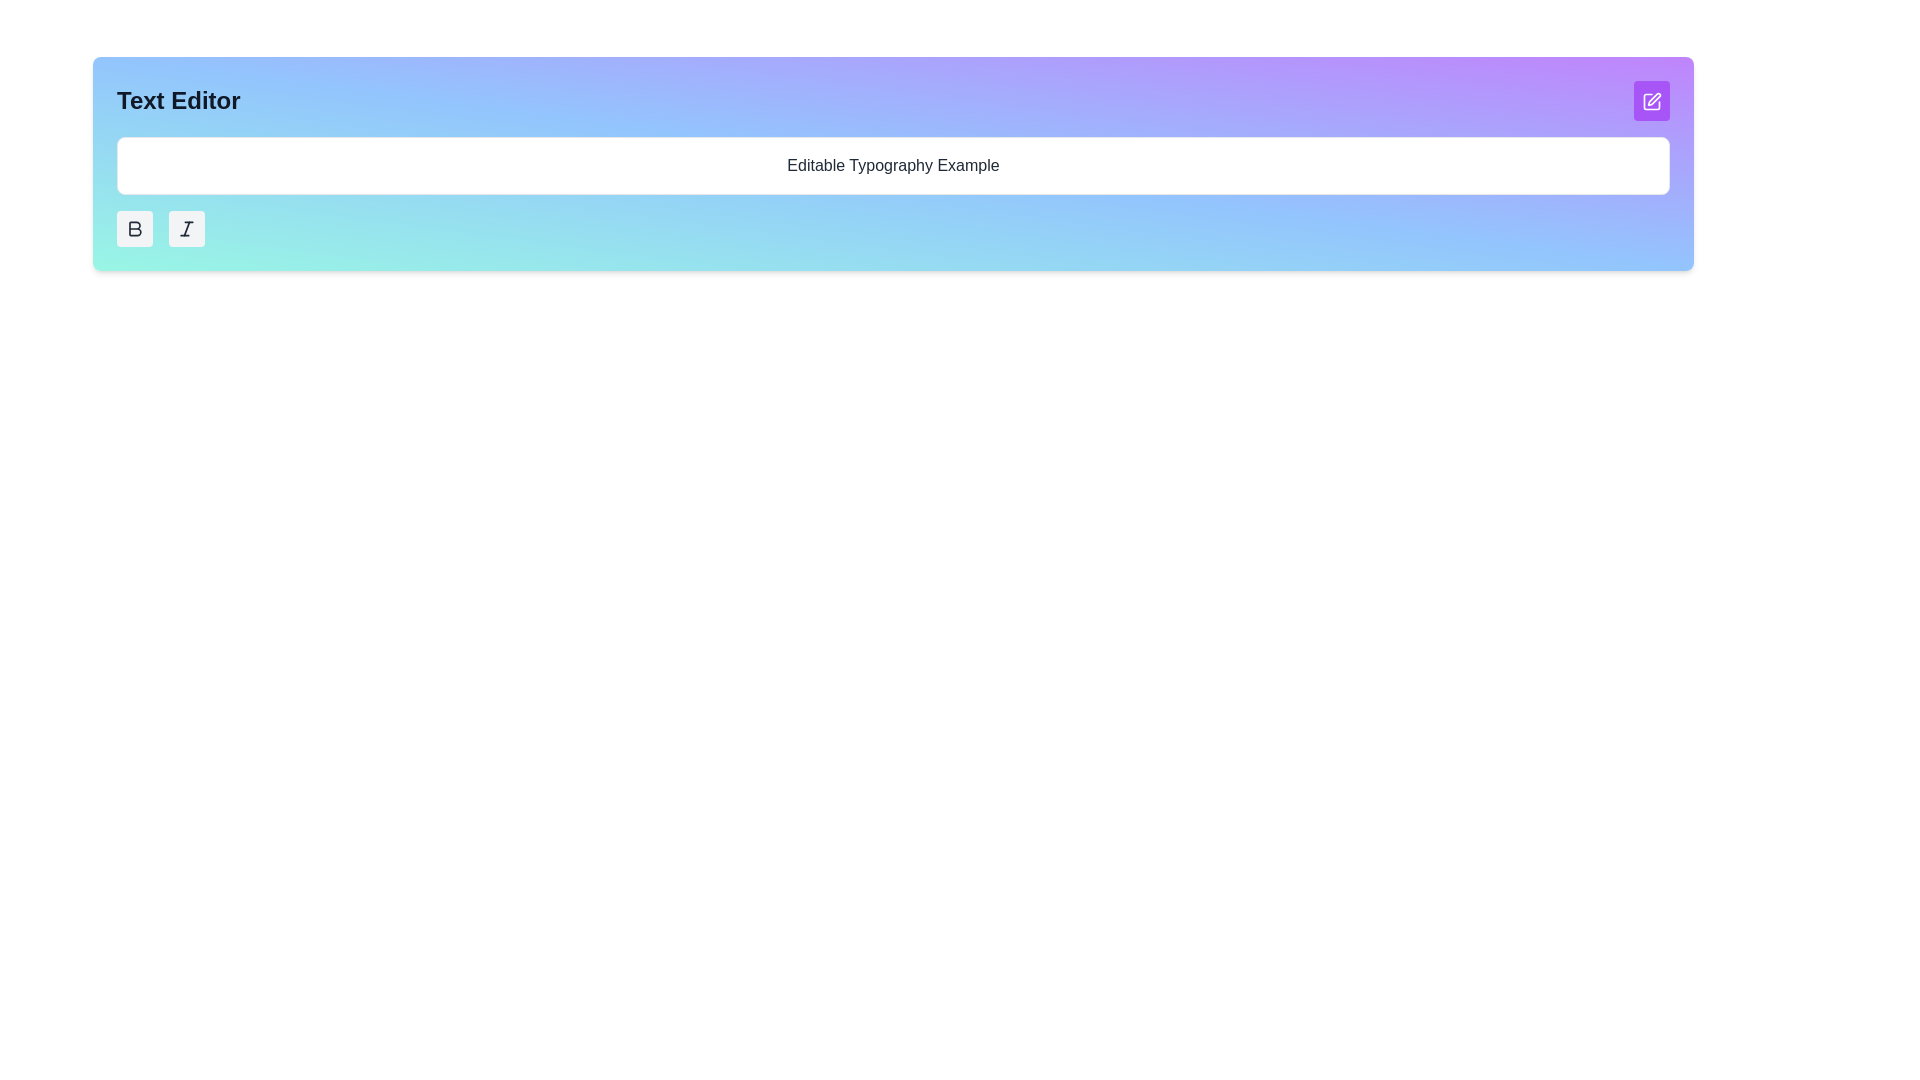 This screenshot has width=1920, height=1080. What do you see at coordinates (187, 227) in the screenshot?
I see `the italic icon's line element in the toolbar below the 'Text Editor' label` at bounding box center [187, 227].